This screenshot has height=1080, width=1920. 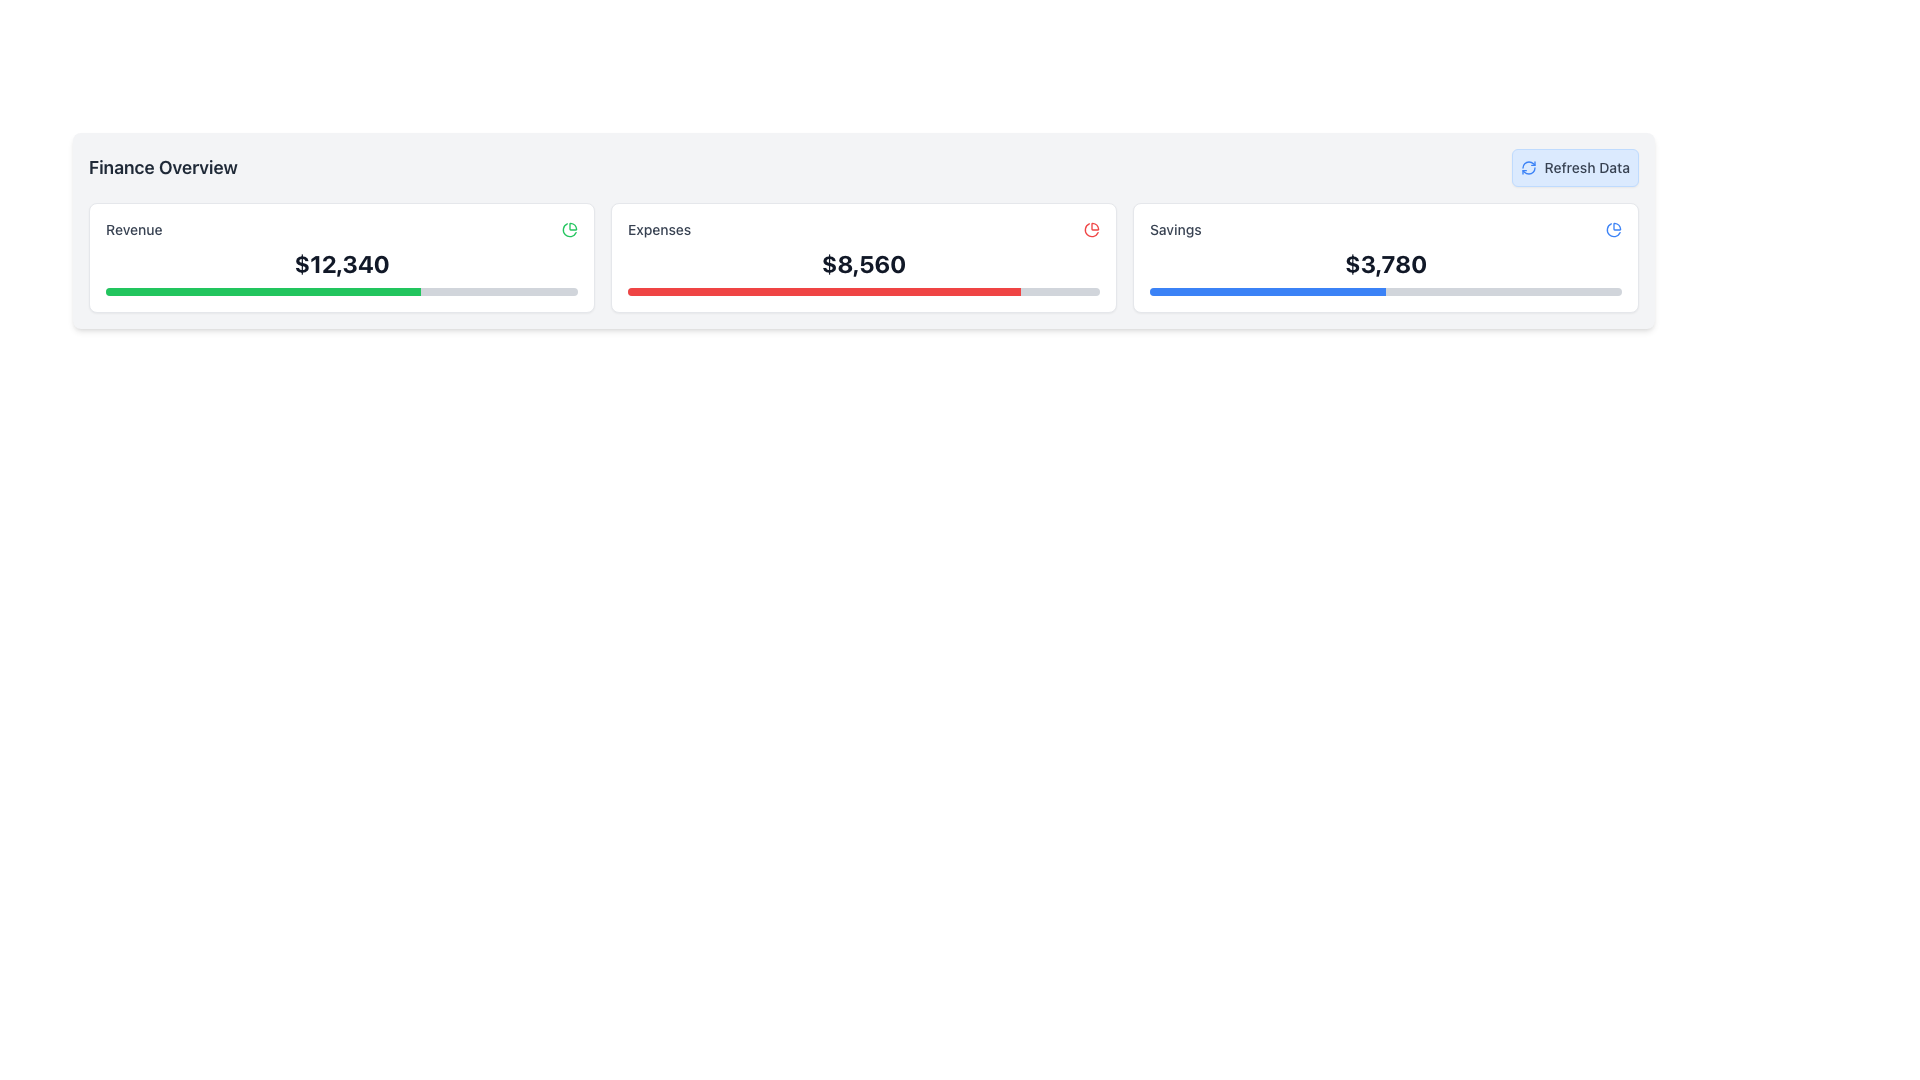 What do you see at coordinates (341, 292) in the screenshot?
I see `the progress represented by the progress bar located within the 'Revenue' card, positioned below the main numeric display text` at bounding box center [341, 292].